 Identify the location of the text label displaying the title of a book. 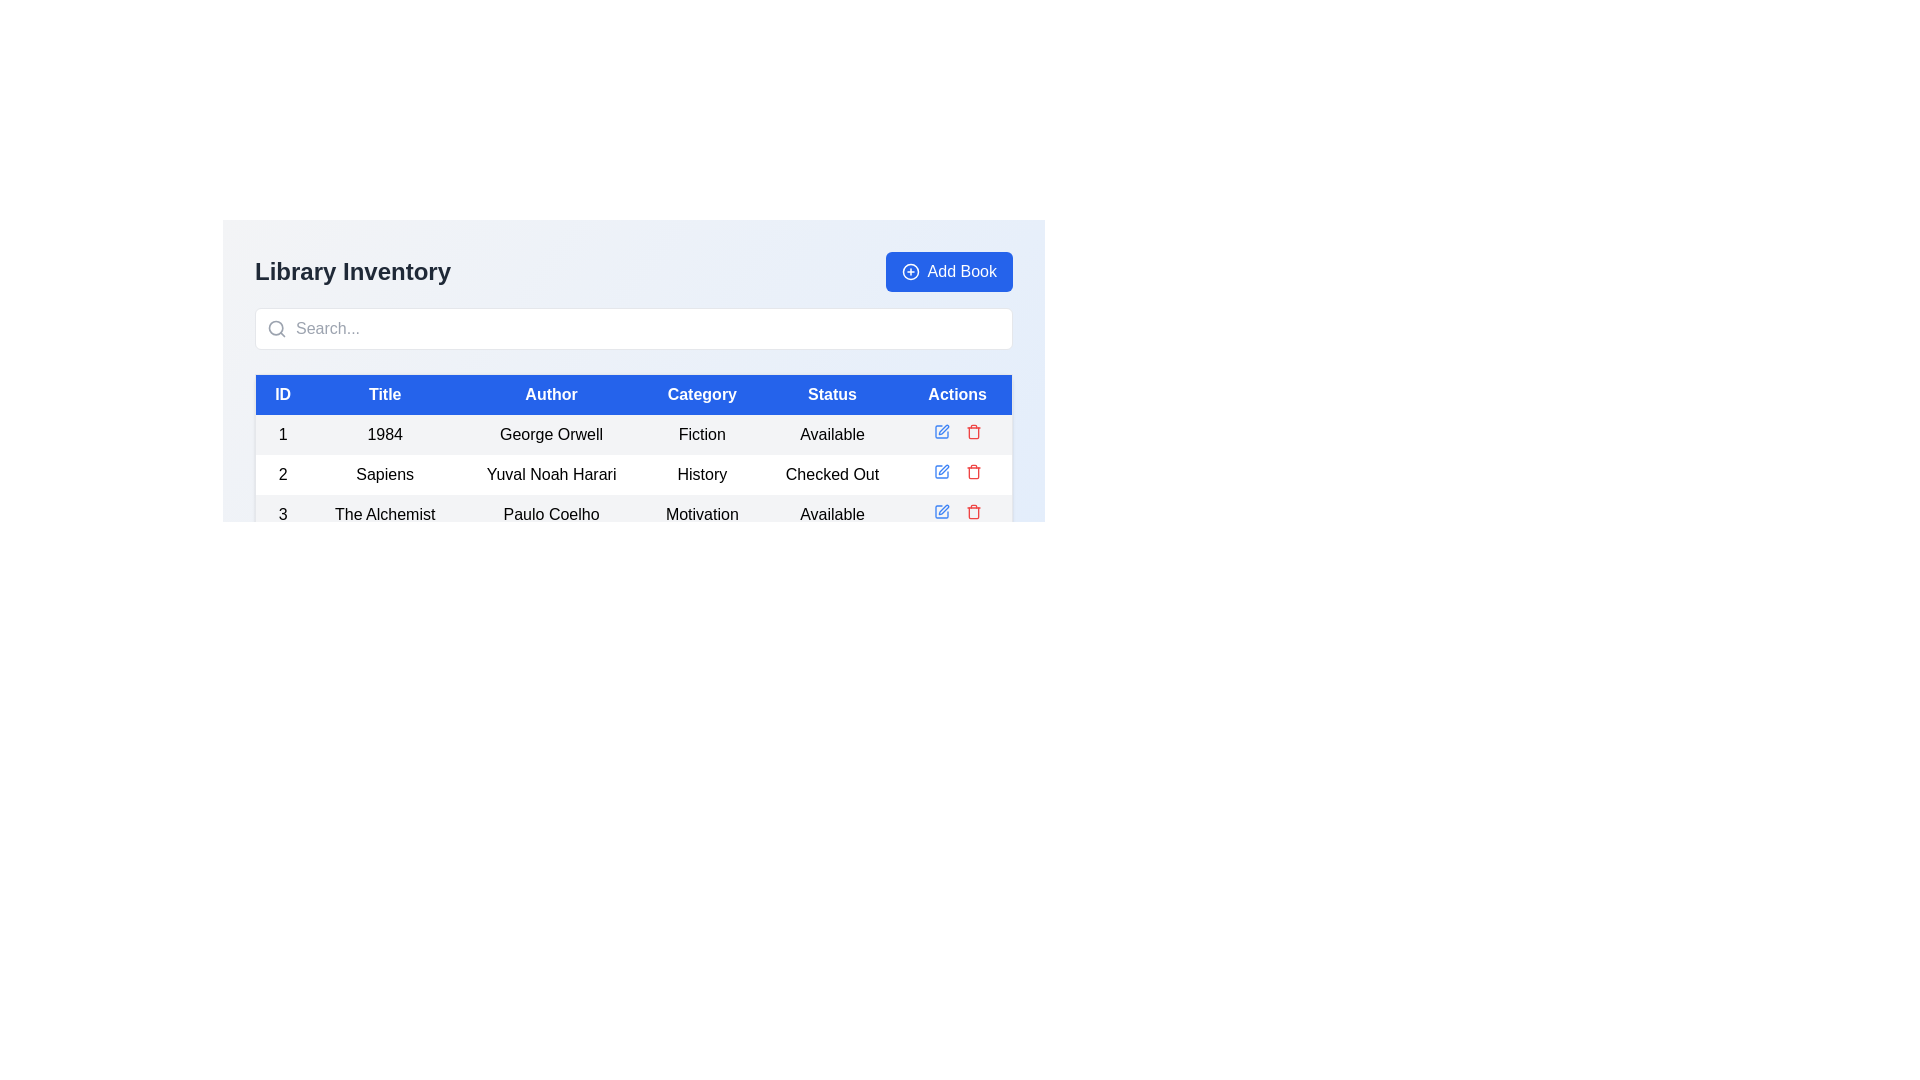
(385, 434).